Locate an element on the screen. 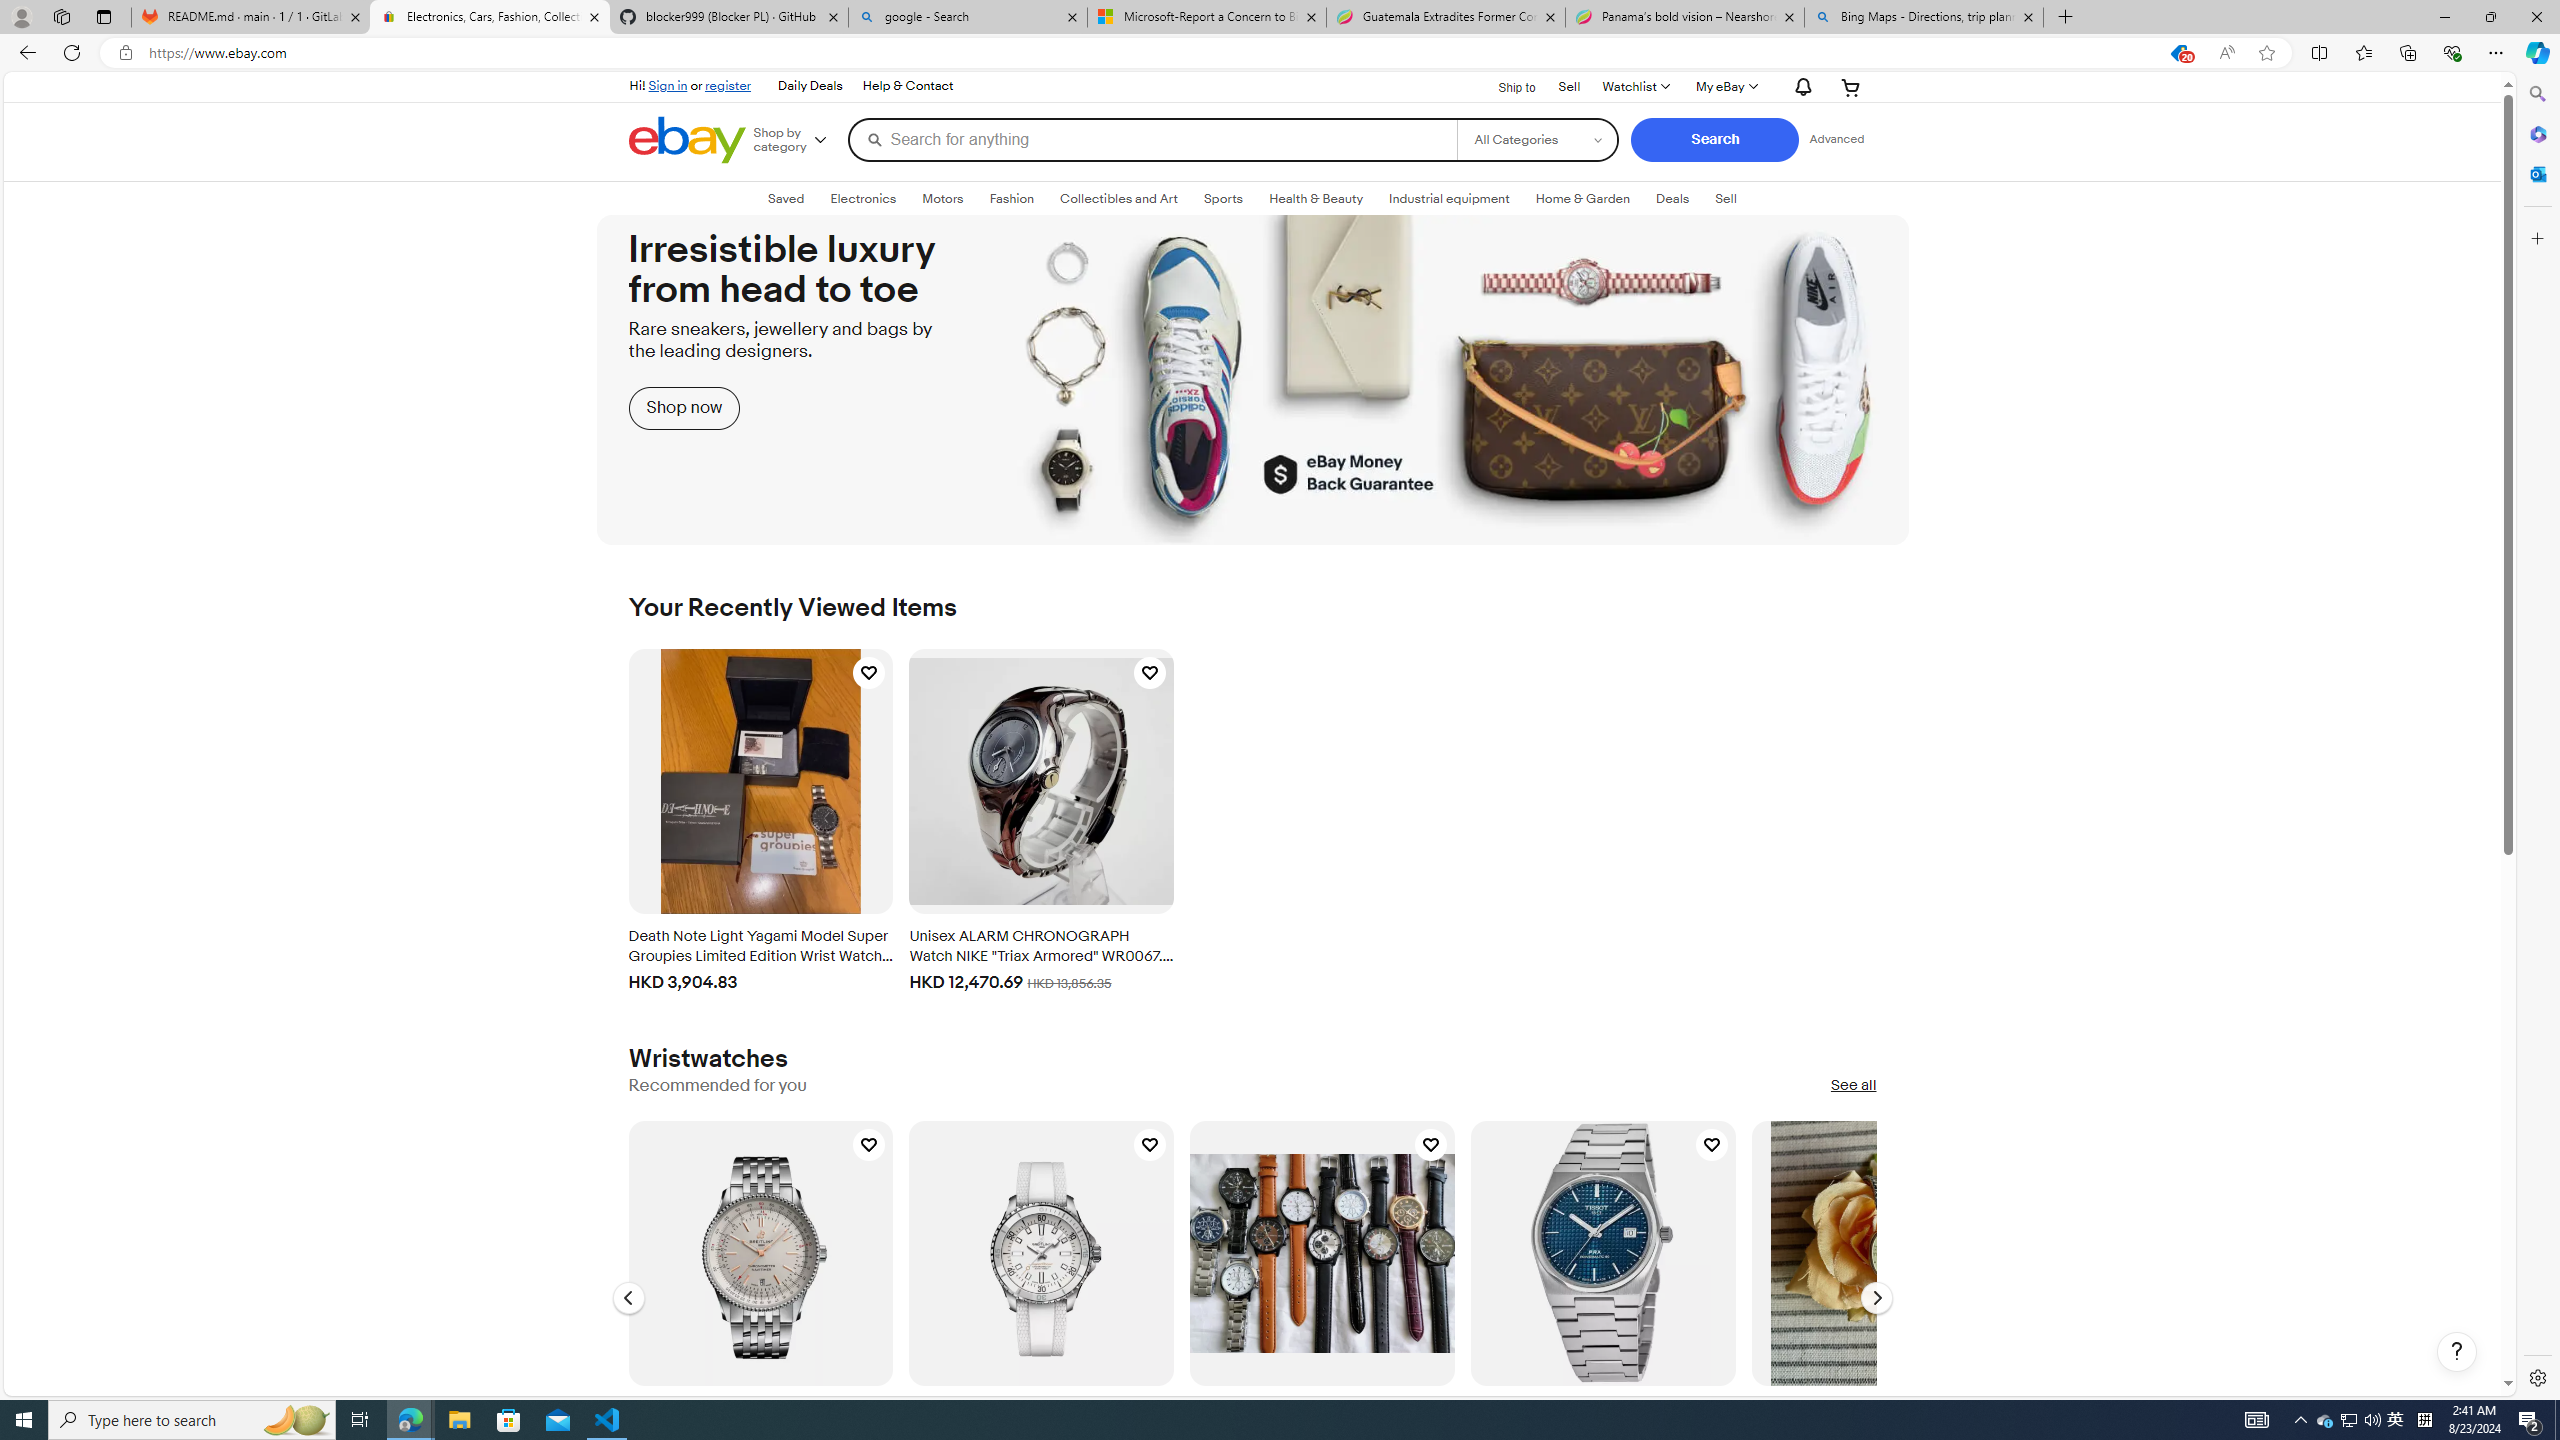 Image resolution: width=2560 pixels, height=1440 pixels. 'SportsExpand: Sports' is located at coordinates (1222, 198).